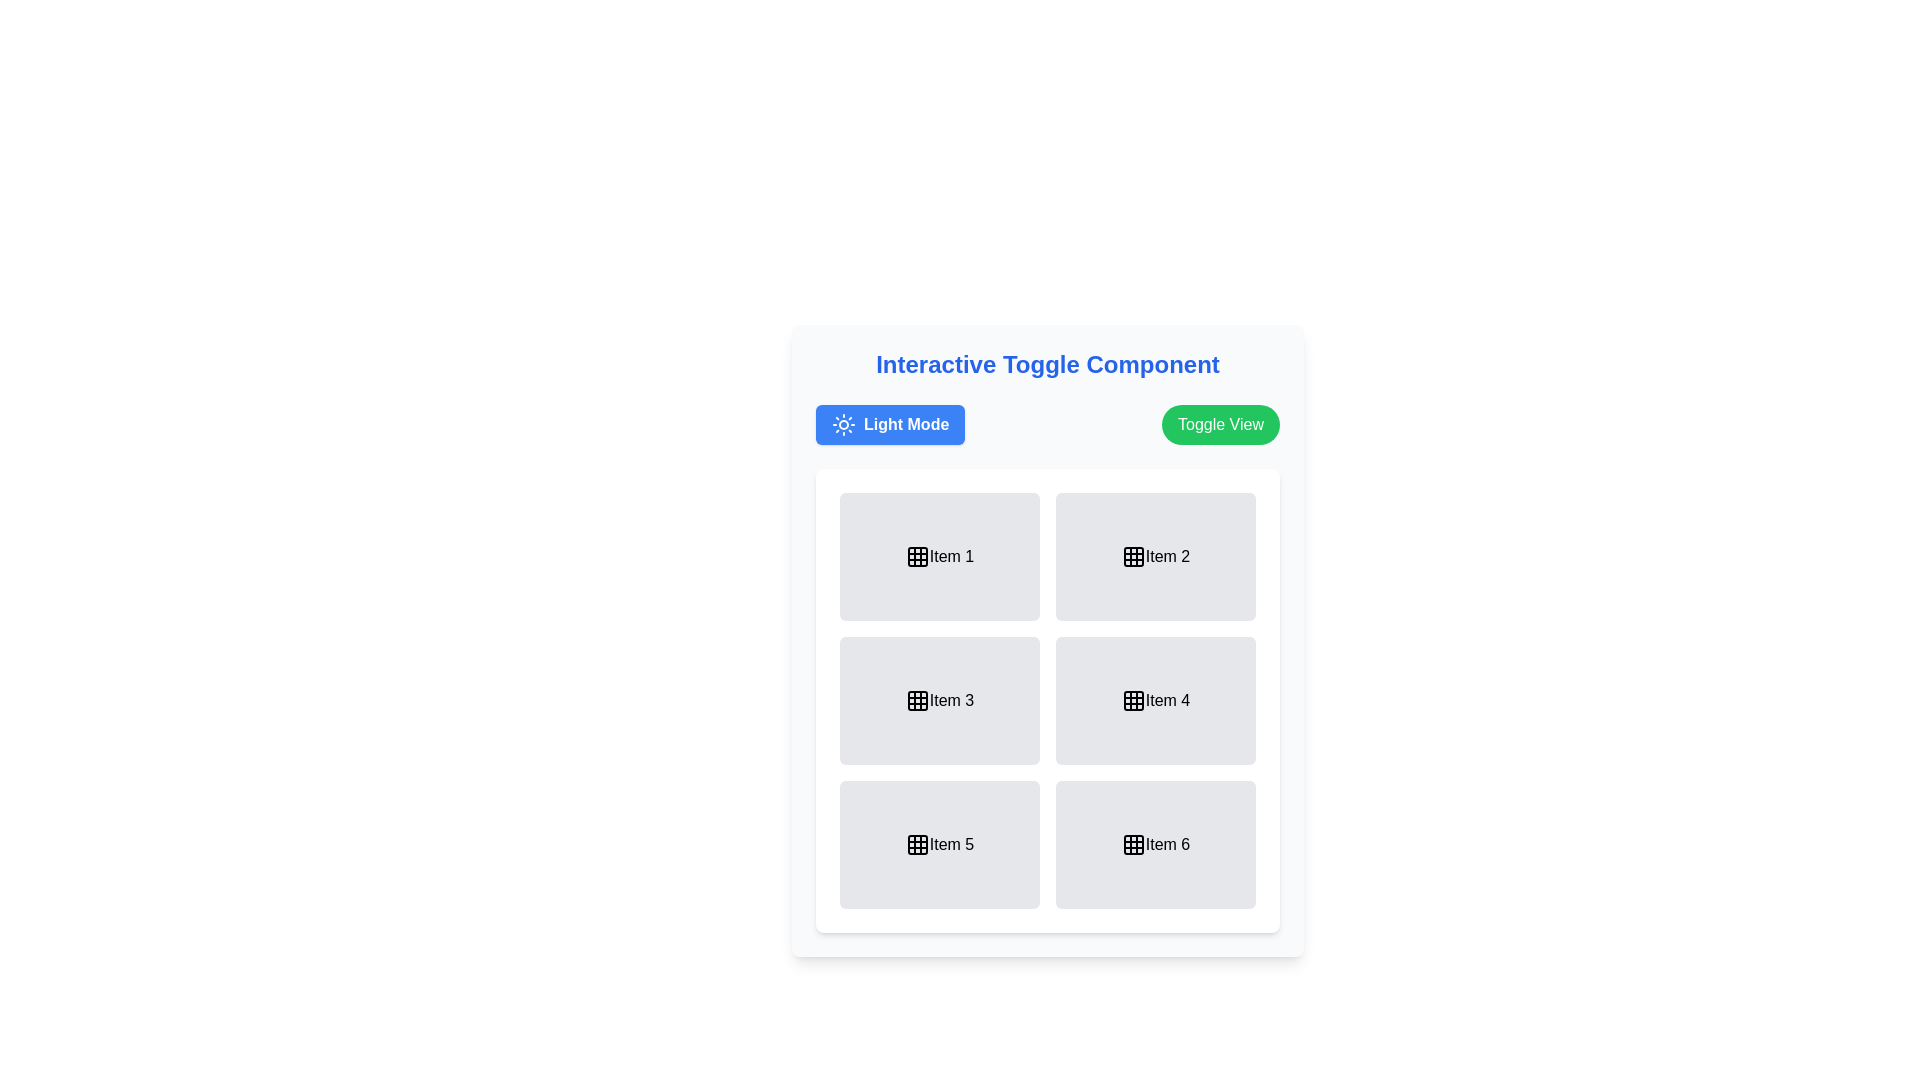 The width and height of the screenshot is (1920, 1080). I want to click on the grid icon located in the top row, second from the left, so click(1132, 556).